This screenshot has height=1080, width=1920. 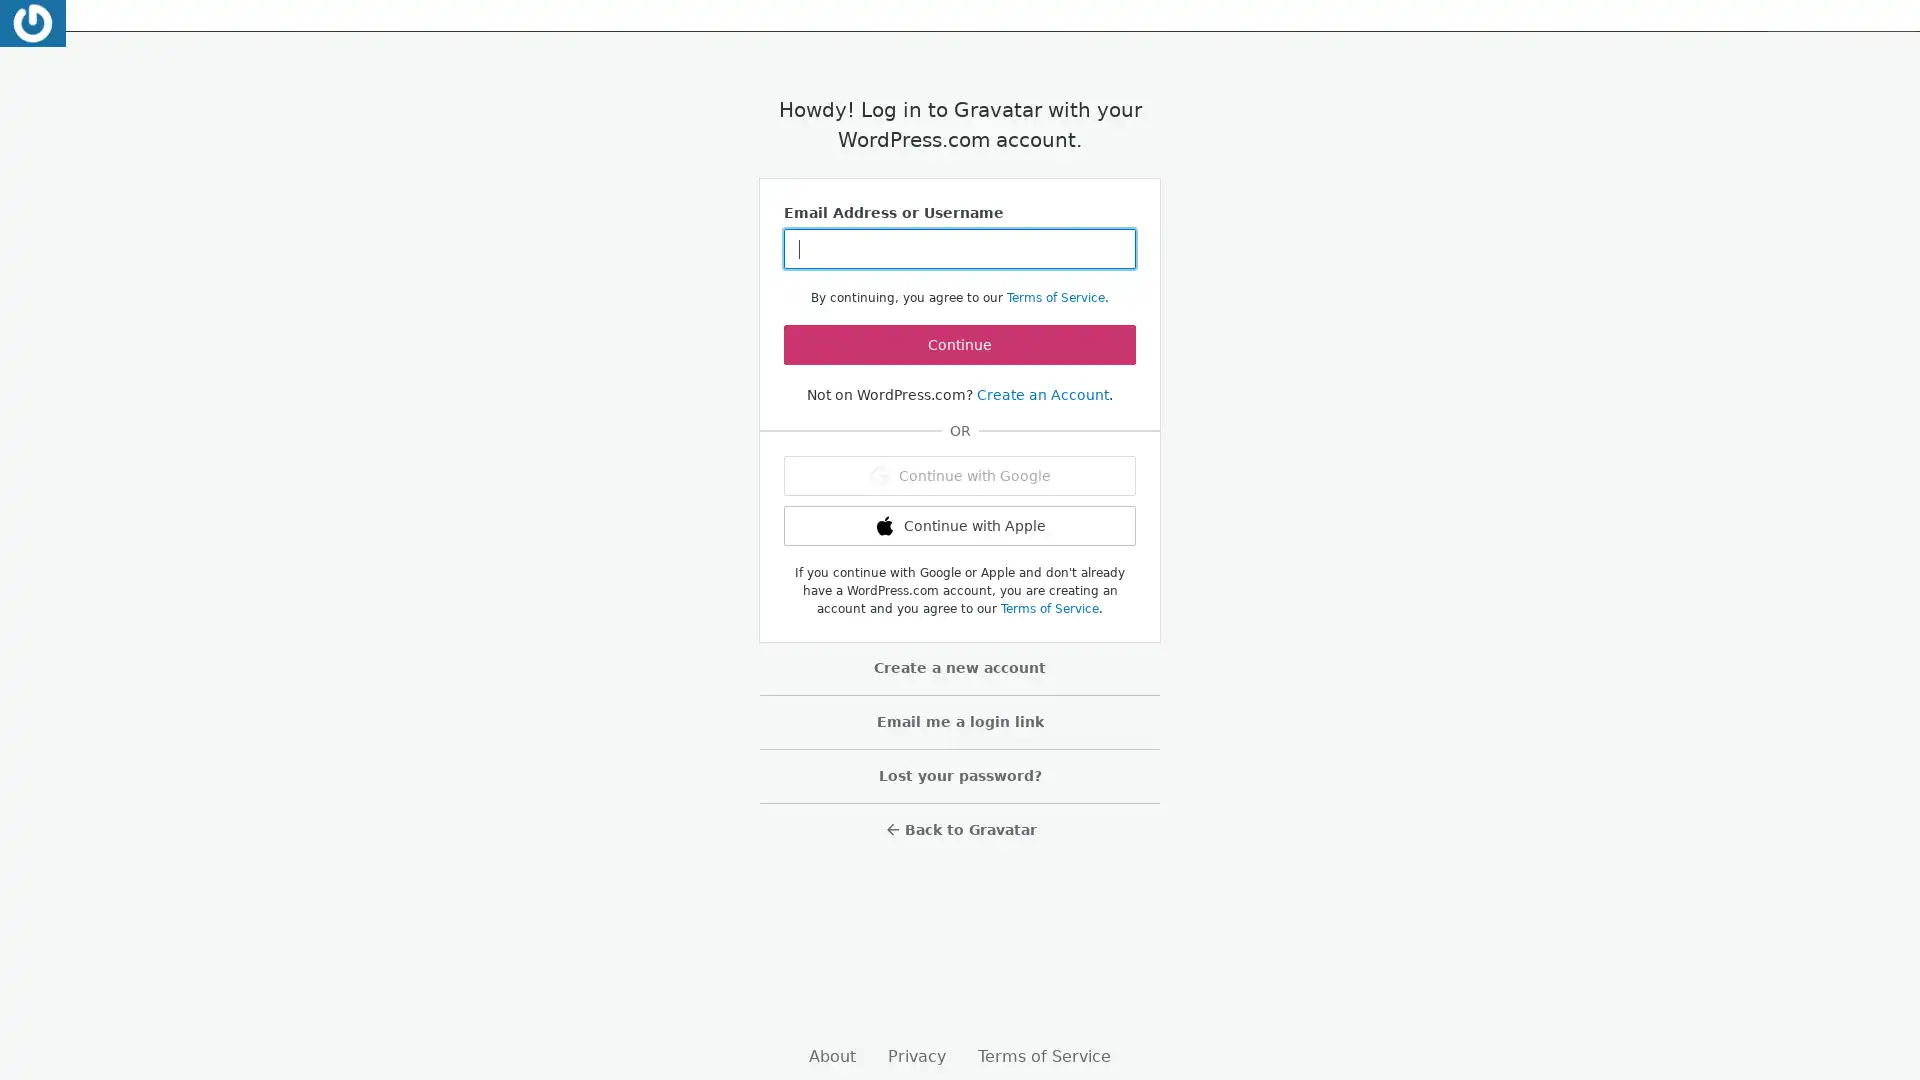 I want to click on Continue, so click(x=960, y=343).